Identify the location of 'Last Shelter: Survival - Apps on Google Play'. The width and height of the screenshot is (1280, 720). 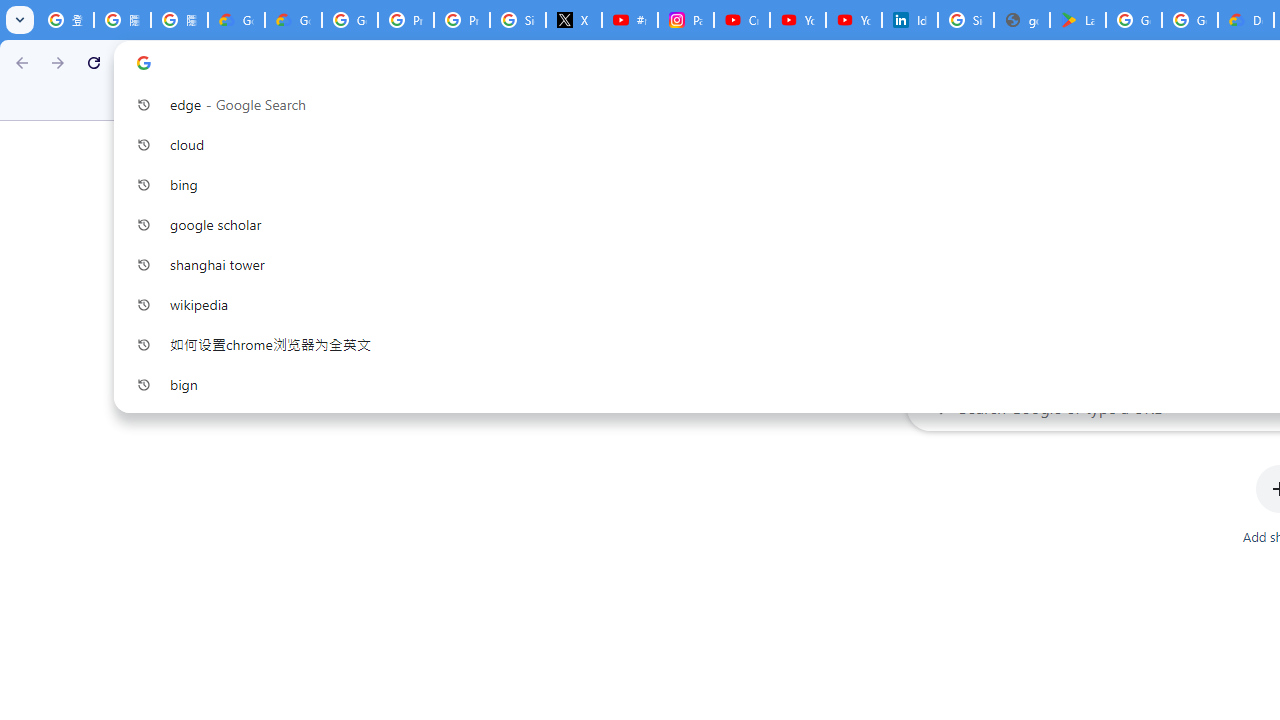
(1076, 20).